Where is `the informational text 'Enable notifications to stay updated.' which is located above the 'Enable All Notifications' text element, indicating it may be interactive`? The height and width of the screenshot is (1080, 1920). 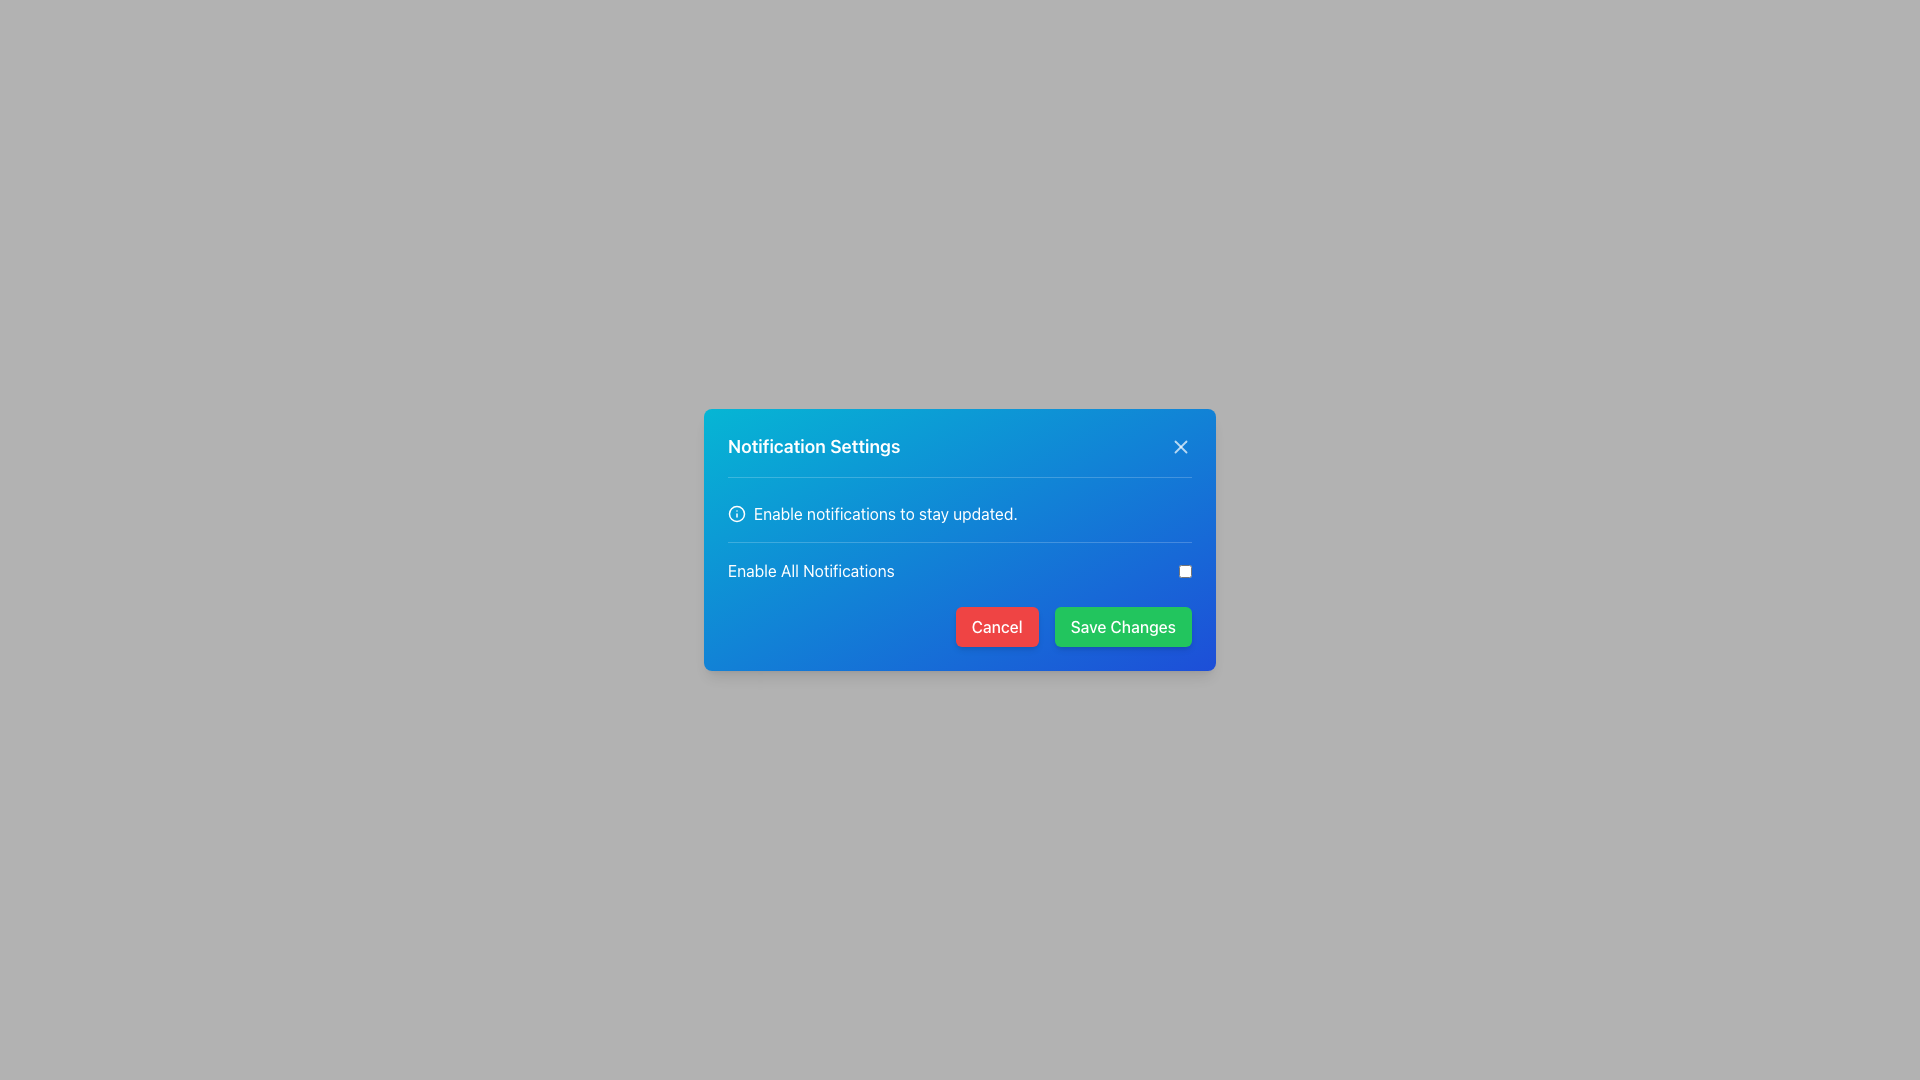 the informational text 'Enable notifications to stay updated.' which is located above the 'Enable All Notifications' text element, indicating it may be interactive is located at coordinates (960, 512).